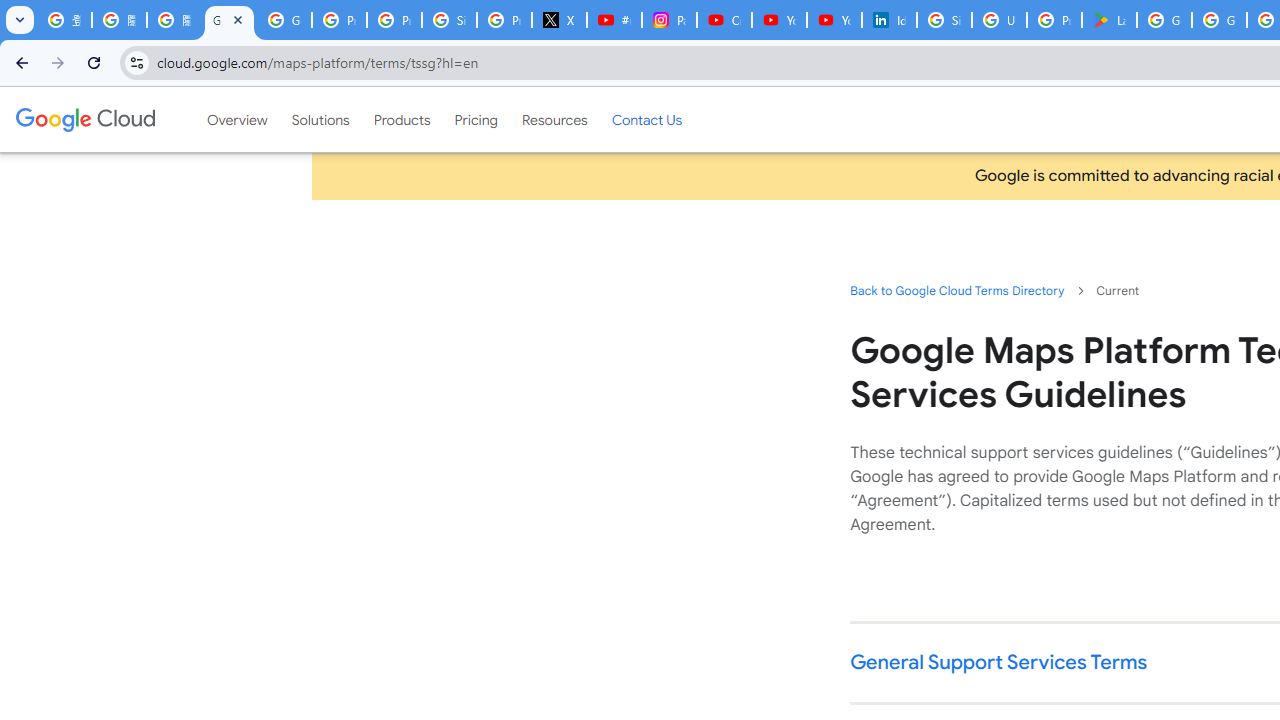  Describe the element at coordinates (614, 20) in the screenshot. I see `'#nbabasketballhighlights - YouTube'` at that location.